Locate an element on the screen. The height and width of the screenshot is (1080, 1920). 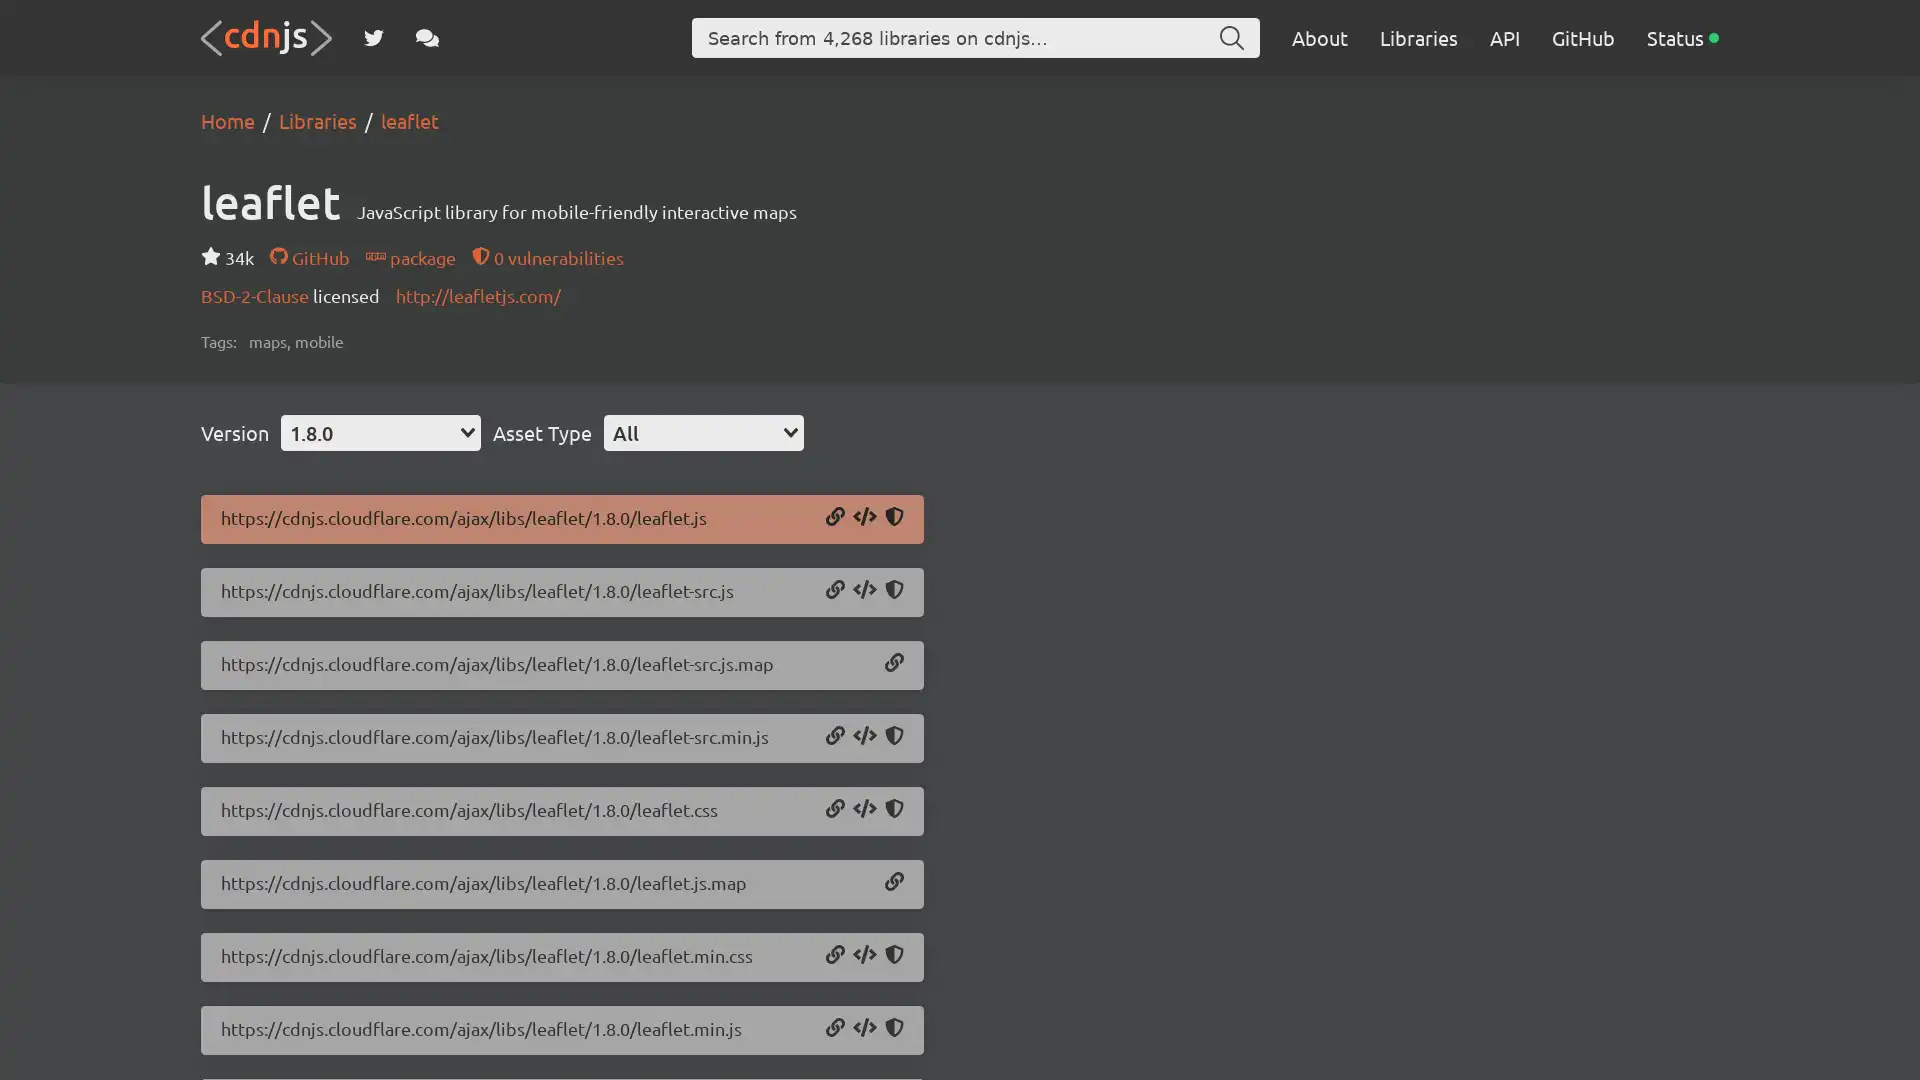
Copy Link Tag is located at coordinates (864, 810).